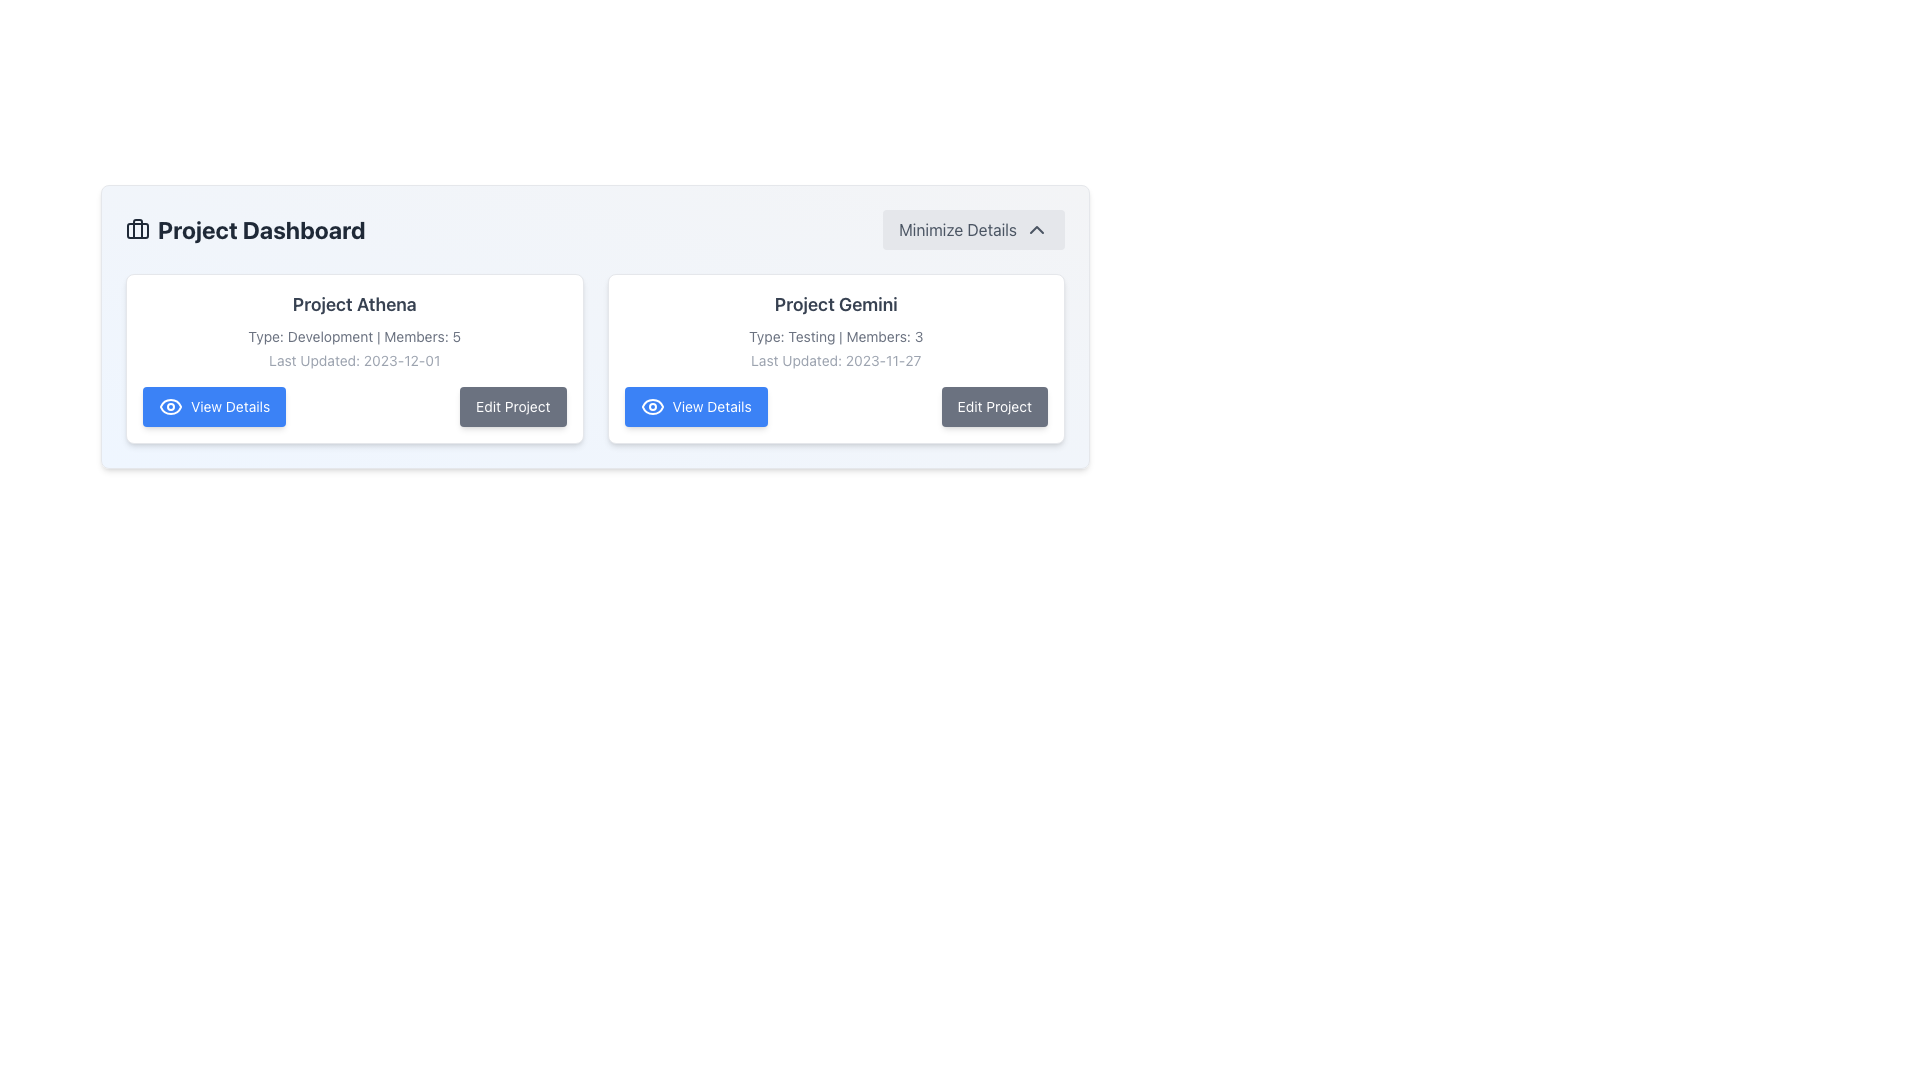 This screenshot has width=1920, height=1080. What do you see at coordinates (137, 227) in the screenshot?
I see `the decorative rectangle component within the briefcase icon, which is located to the left of the 'Project Dashboard' heading text` at bounding box center [137, 227].